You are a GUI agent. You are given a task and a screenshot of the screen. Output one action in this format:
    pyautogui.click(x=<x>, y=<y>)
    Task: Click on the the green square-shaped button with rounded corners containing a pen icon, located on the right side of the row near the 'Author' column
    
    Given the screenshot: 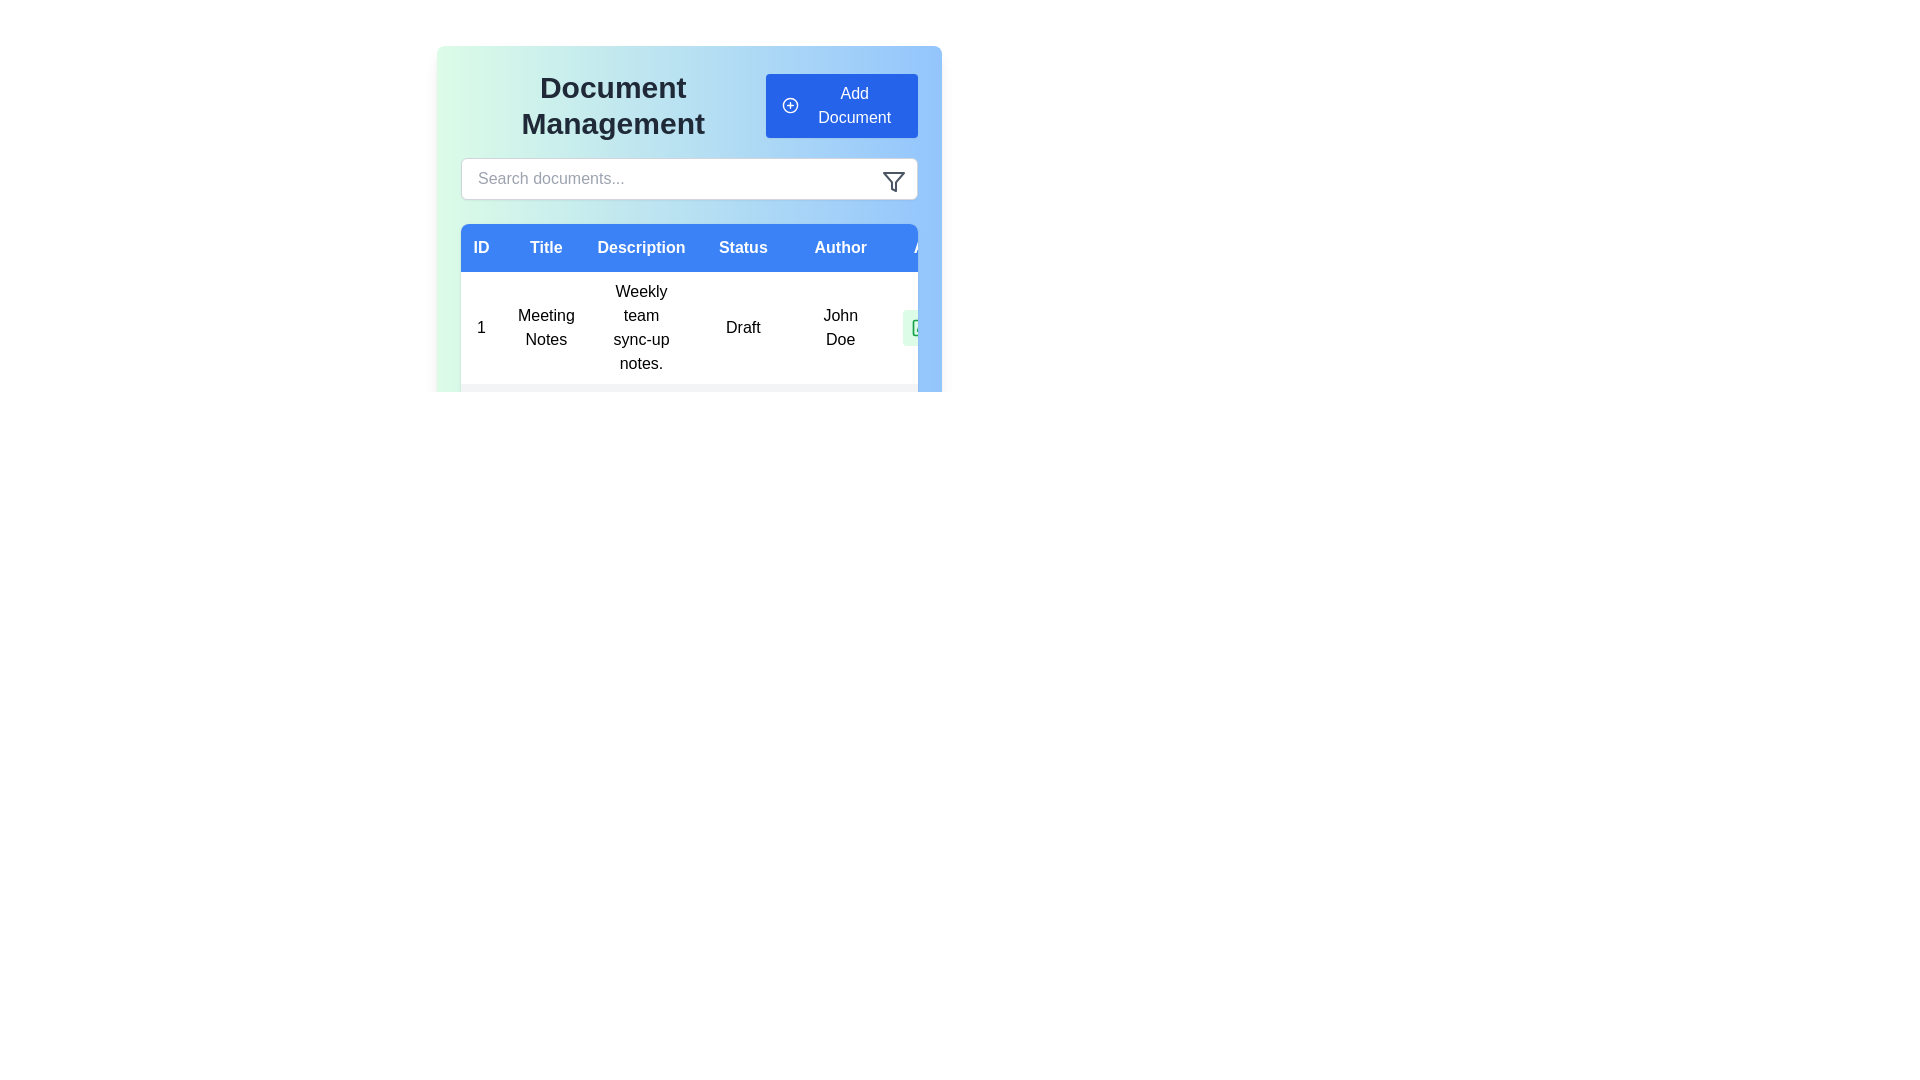 What is the action you would take?
    pyautogui.click(x=920, y=326)
    